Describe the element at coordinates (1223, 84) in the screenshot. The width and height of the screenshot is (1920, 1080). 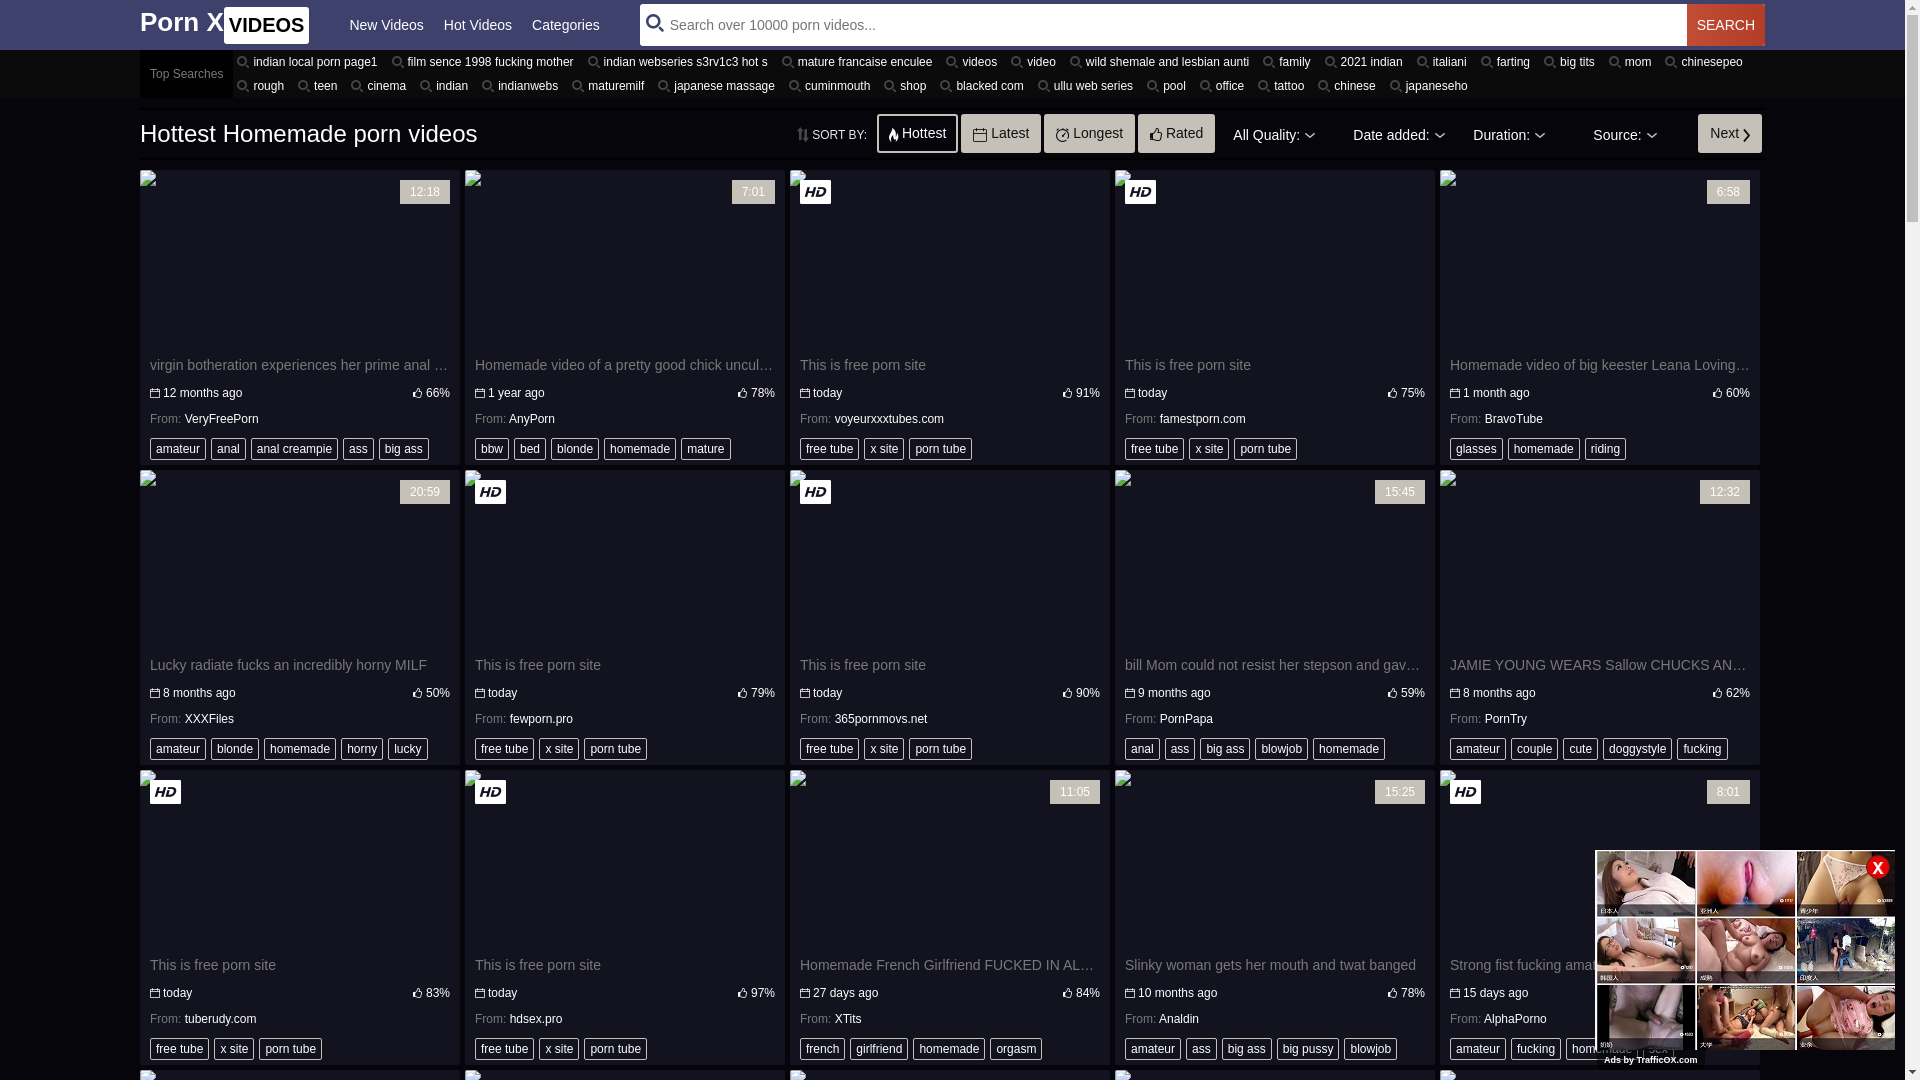
I see `'office'` at that location.